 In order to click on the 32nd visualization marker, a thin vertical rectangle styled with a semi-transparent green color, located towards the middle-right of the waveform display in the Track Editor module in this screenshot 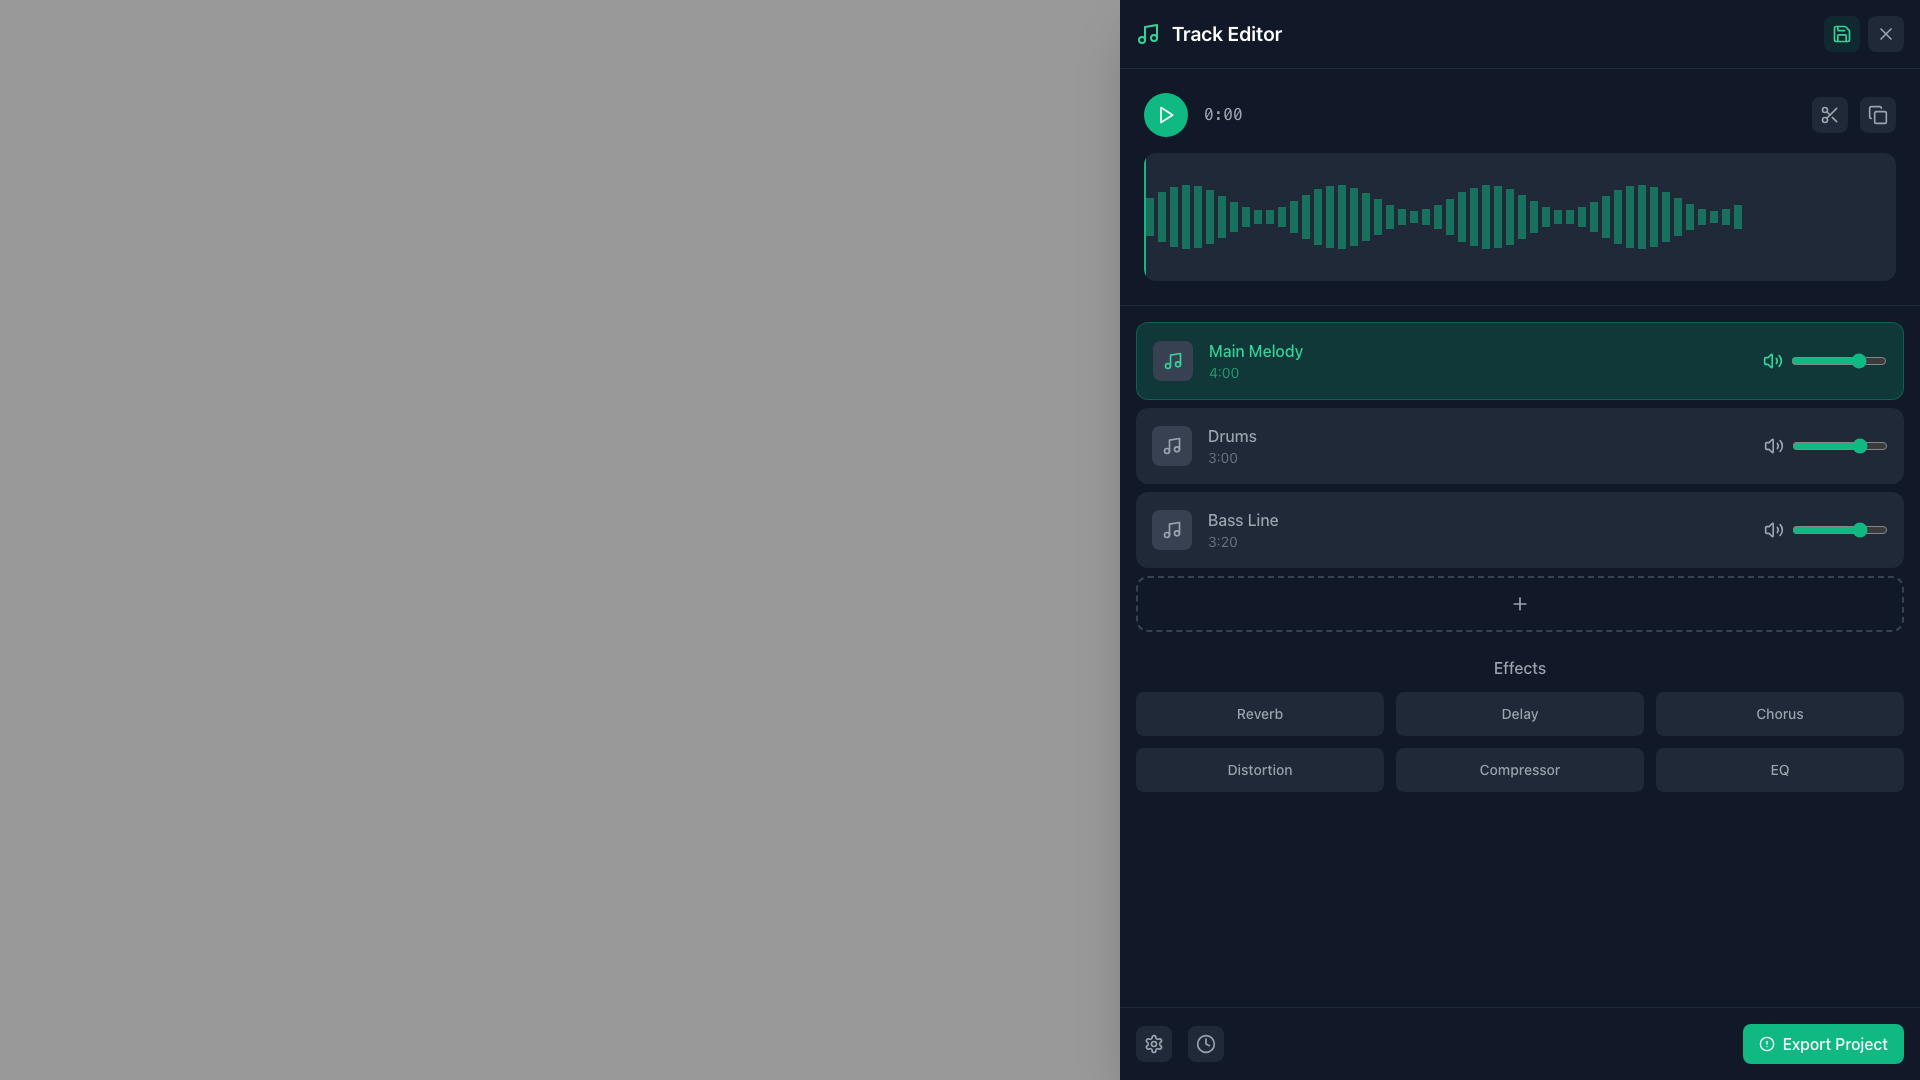, I will do `click(1510, 216)`.